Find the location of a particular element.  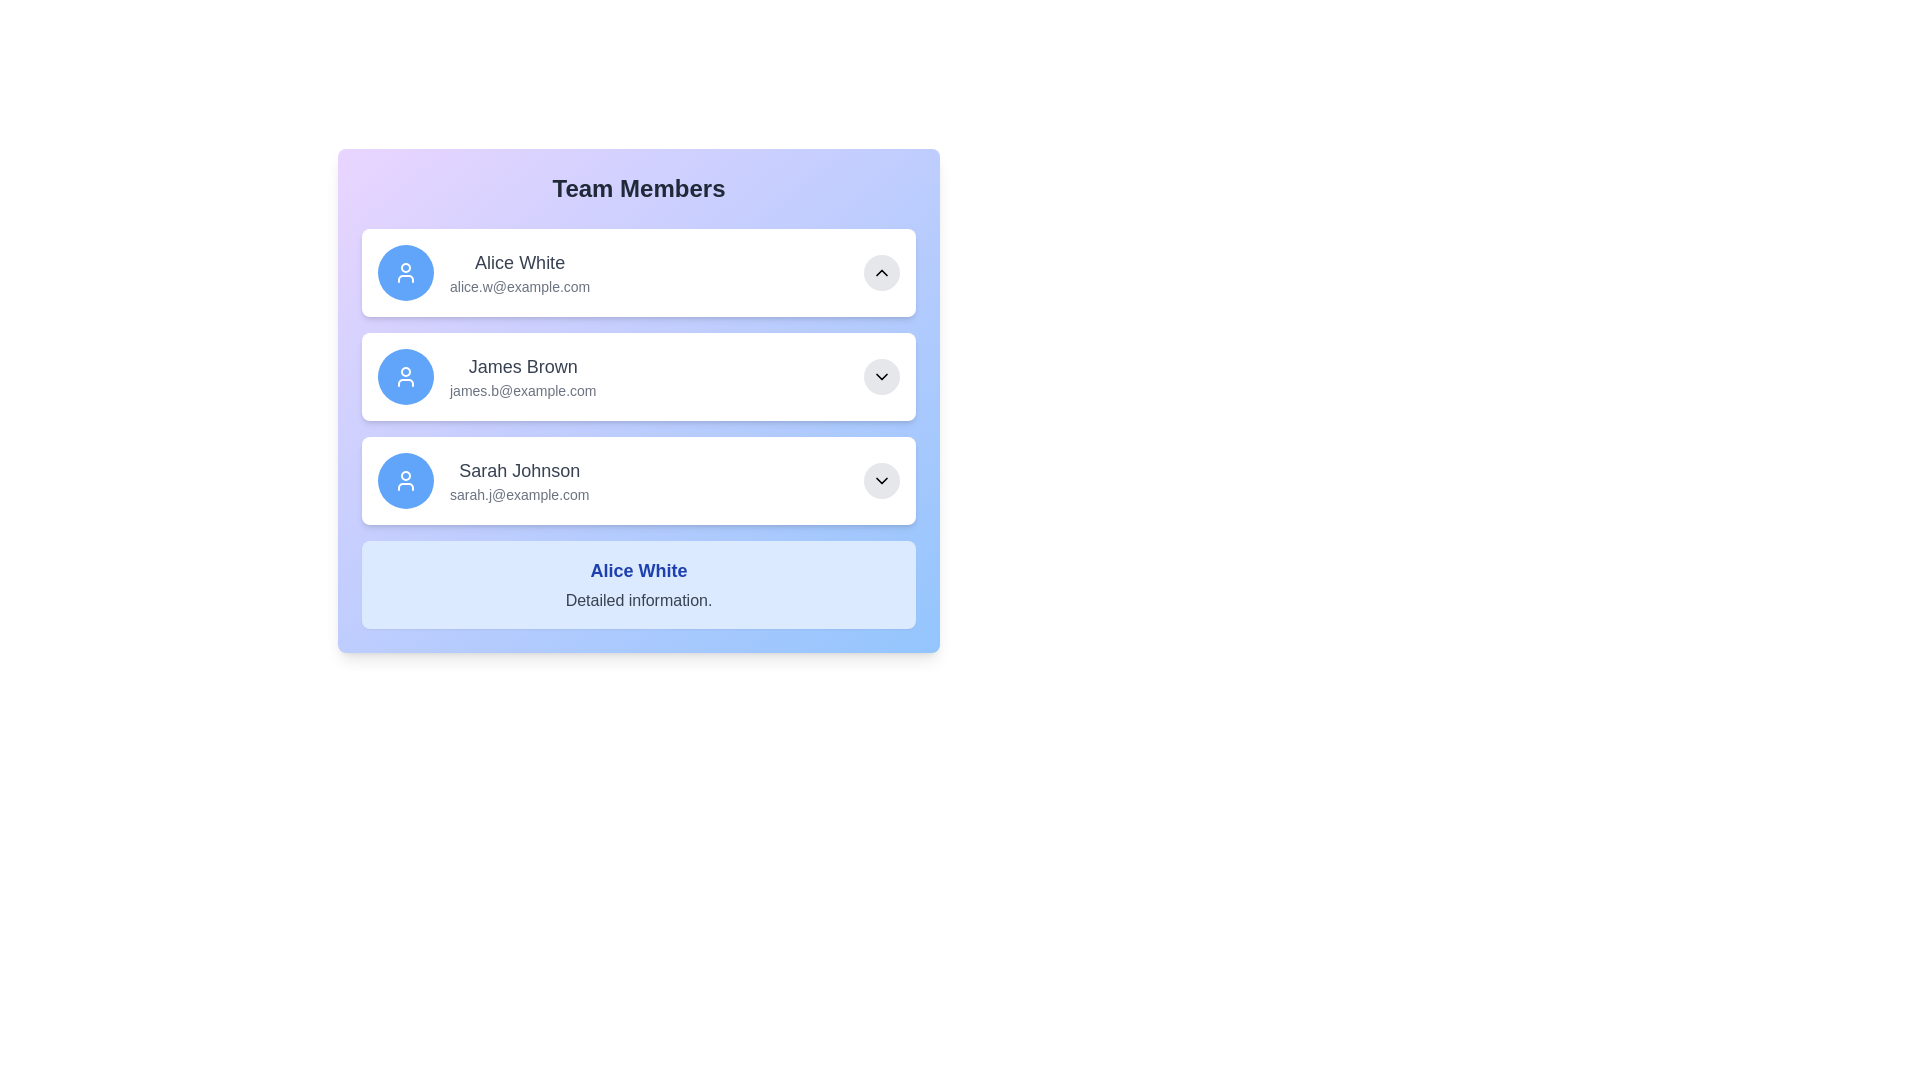

the Text label displaying 'Alice White' which serves as the title in the 'Team Members' section, located at the bottom of a list within a rectangular card is located at coordinates (637, 570).